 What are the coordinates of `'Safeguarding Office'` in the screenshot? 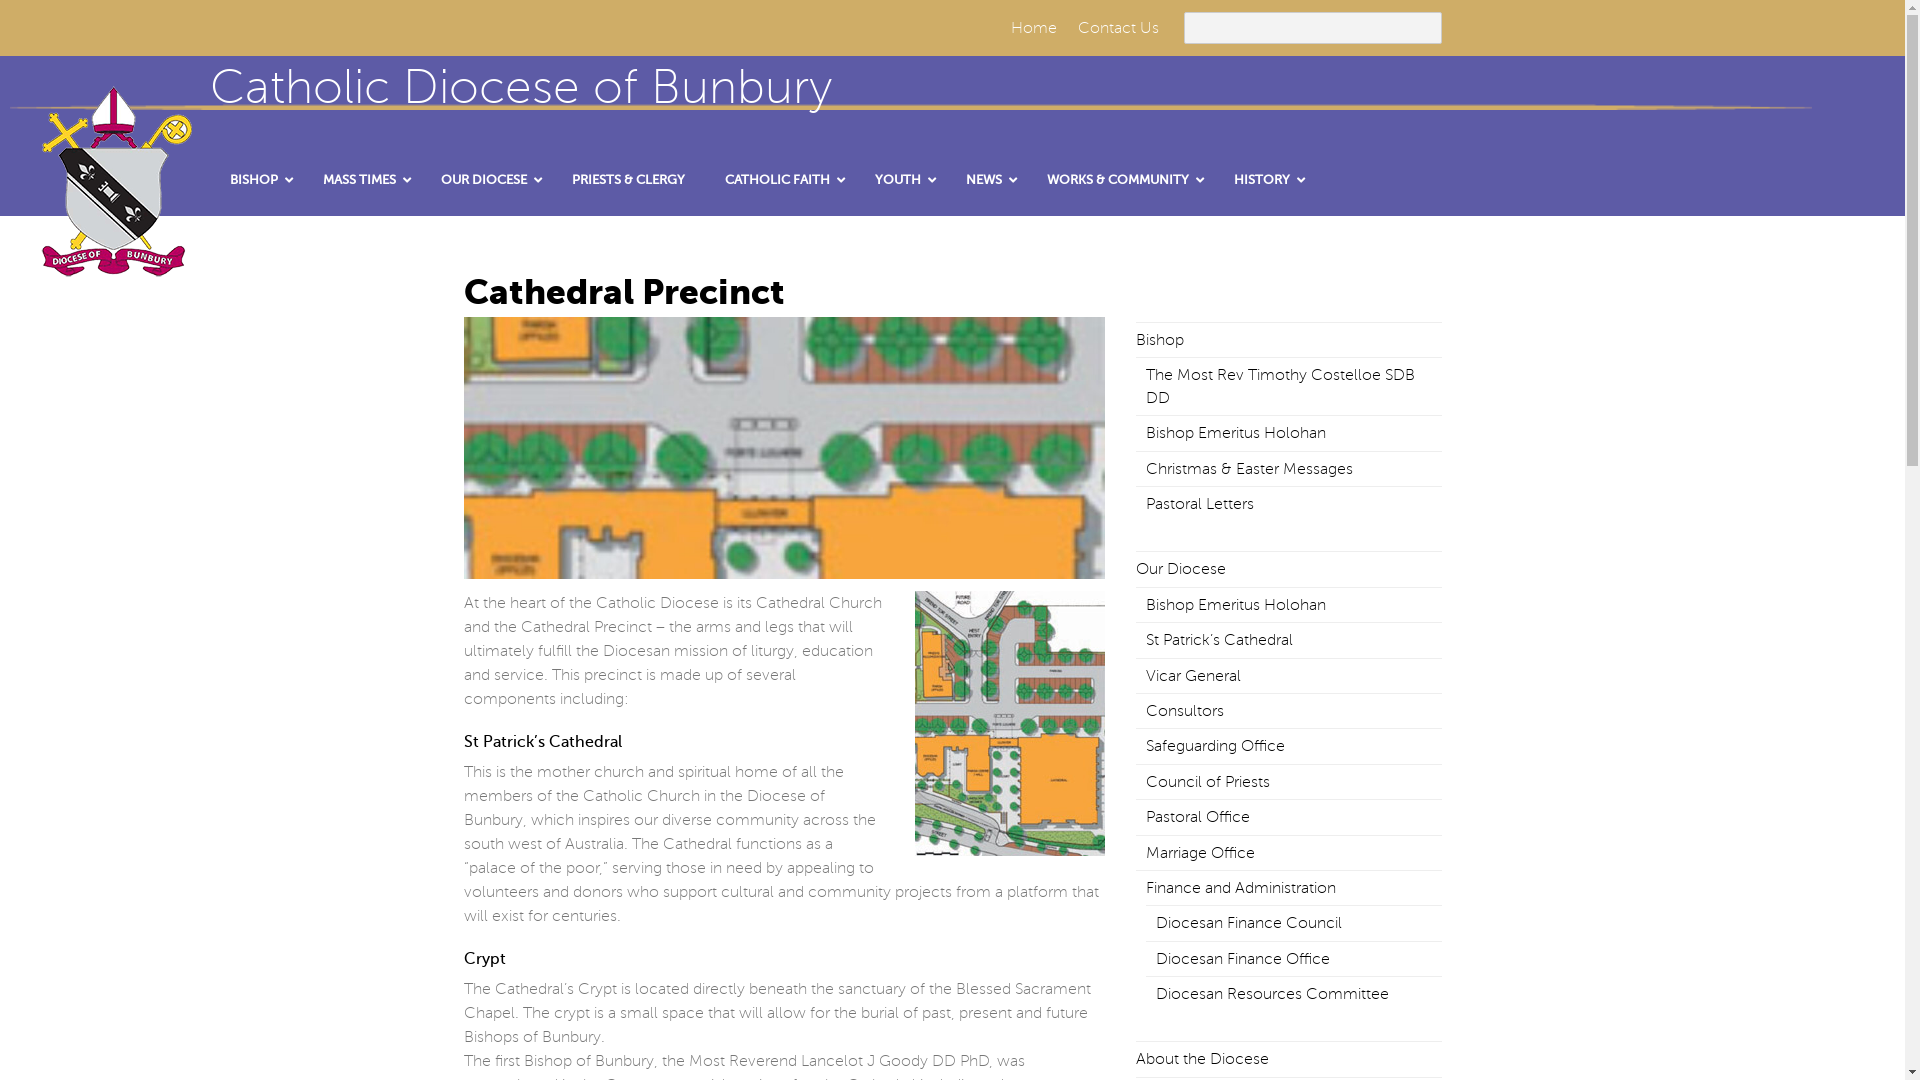 It's located at (1214, 745).